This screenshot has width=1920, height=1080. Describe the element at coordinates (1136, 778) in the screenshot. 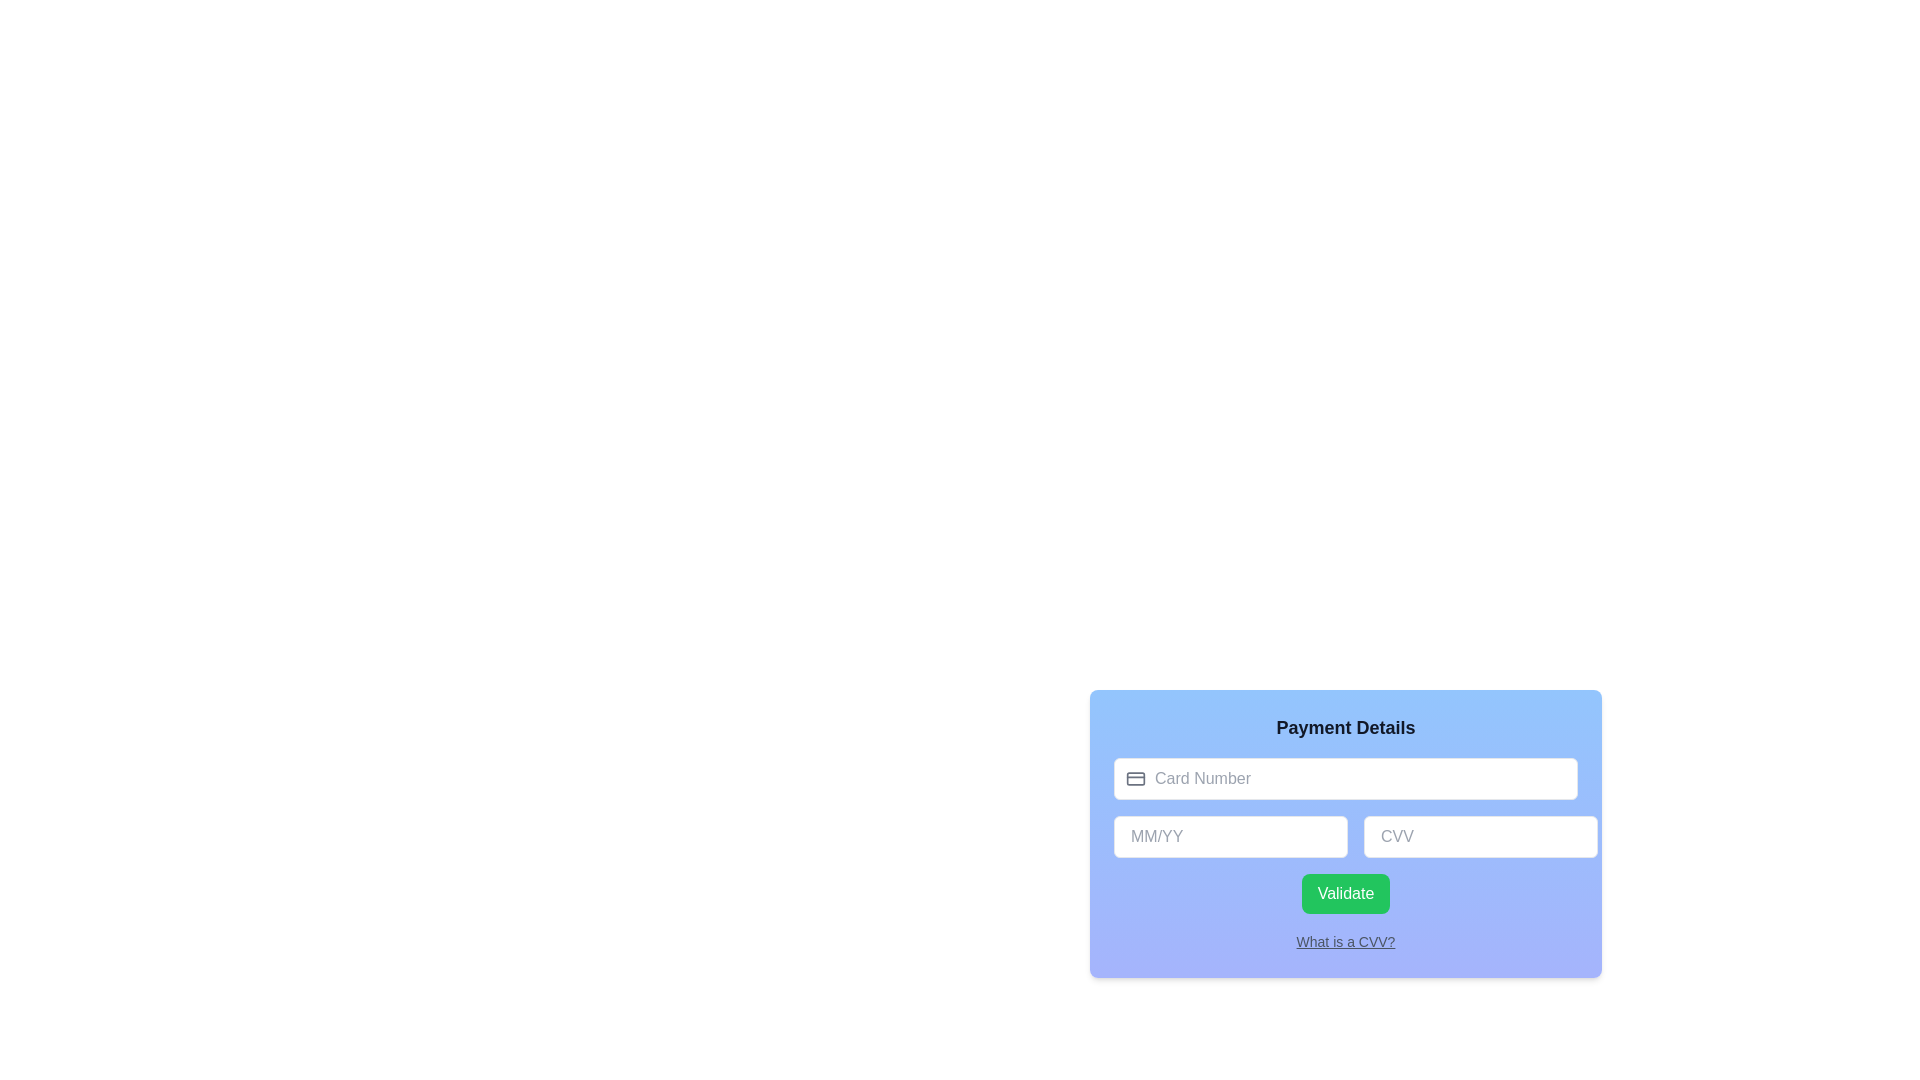

I see `the icon that visually indicates the type of input expected in the adjacent 'Card Number' field, which is centrally positioned to the left of the text input field` at that location.